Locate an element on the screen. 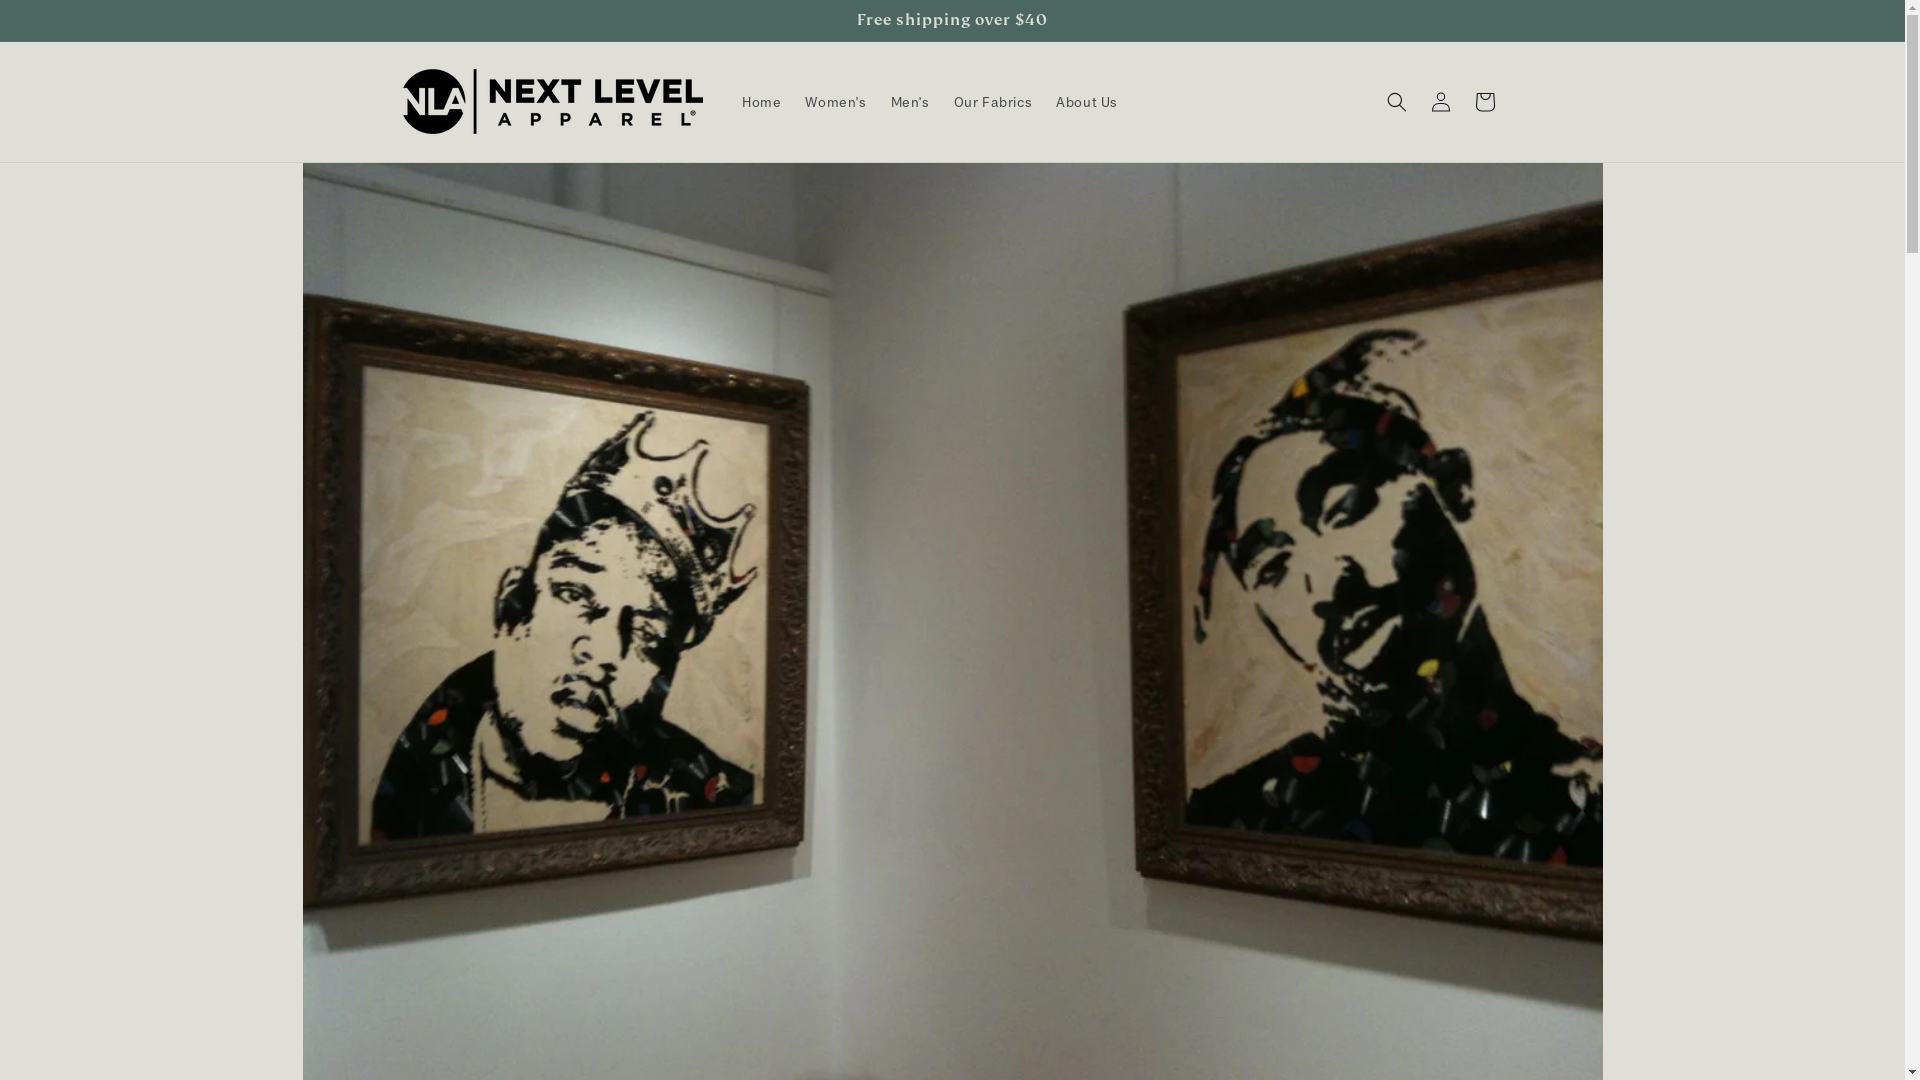 The width and height of the screenshot is (1920, 1080). 'Women's' is located at coordinates (835, 101).